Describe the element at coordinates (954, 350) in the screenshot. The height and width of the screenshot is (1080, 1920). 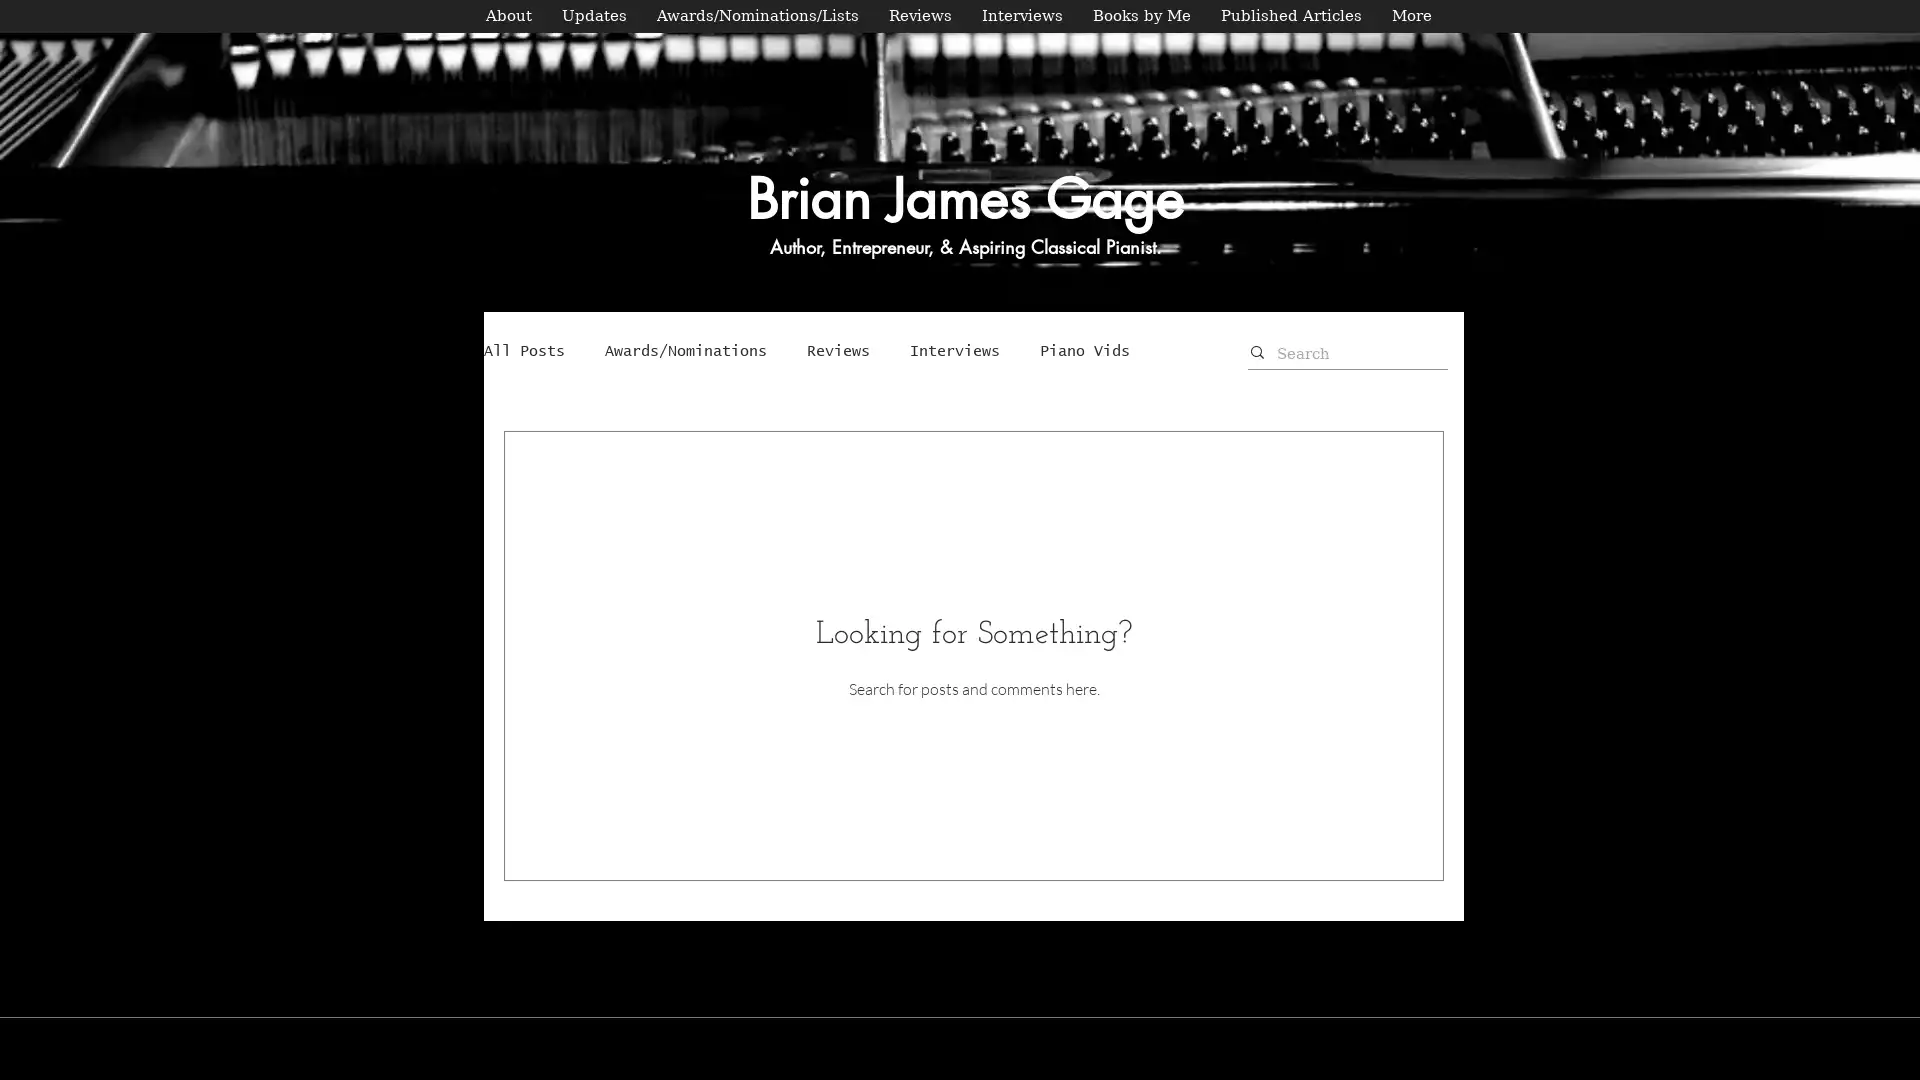
I see `Interviews` at that location.